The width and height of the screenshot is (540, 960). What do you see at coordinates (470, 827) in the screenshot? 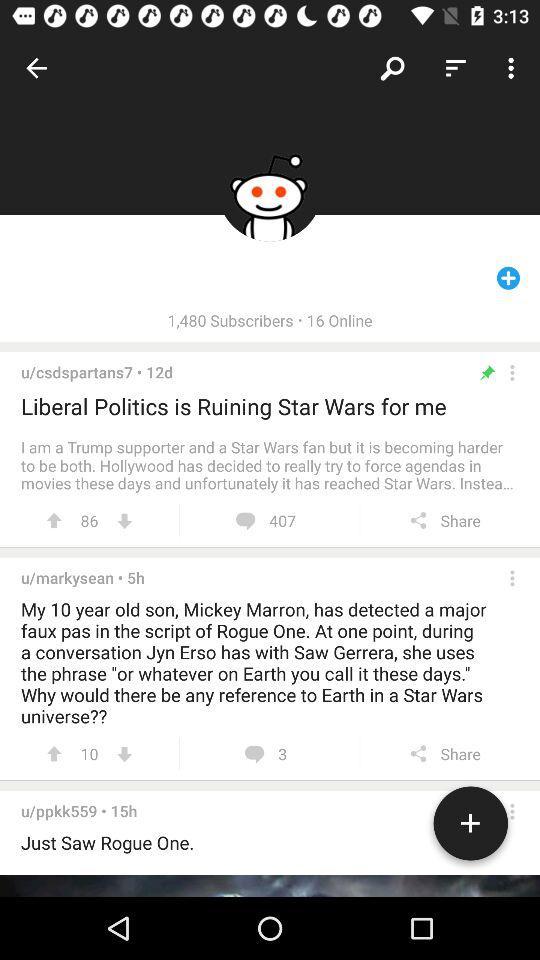
I see `a comment` at bounding box center [470, 827].